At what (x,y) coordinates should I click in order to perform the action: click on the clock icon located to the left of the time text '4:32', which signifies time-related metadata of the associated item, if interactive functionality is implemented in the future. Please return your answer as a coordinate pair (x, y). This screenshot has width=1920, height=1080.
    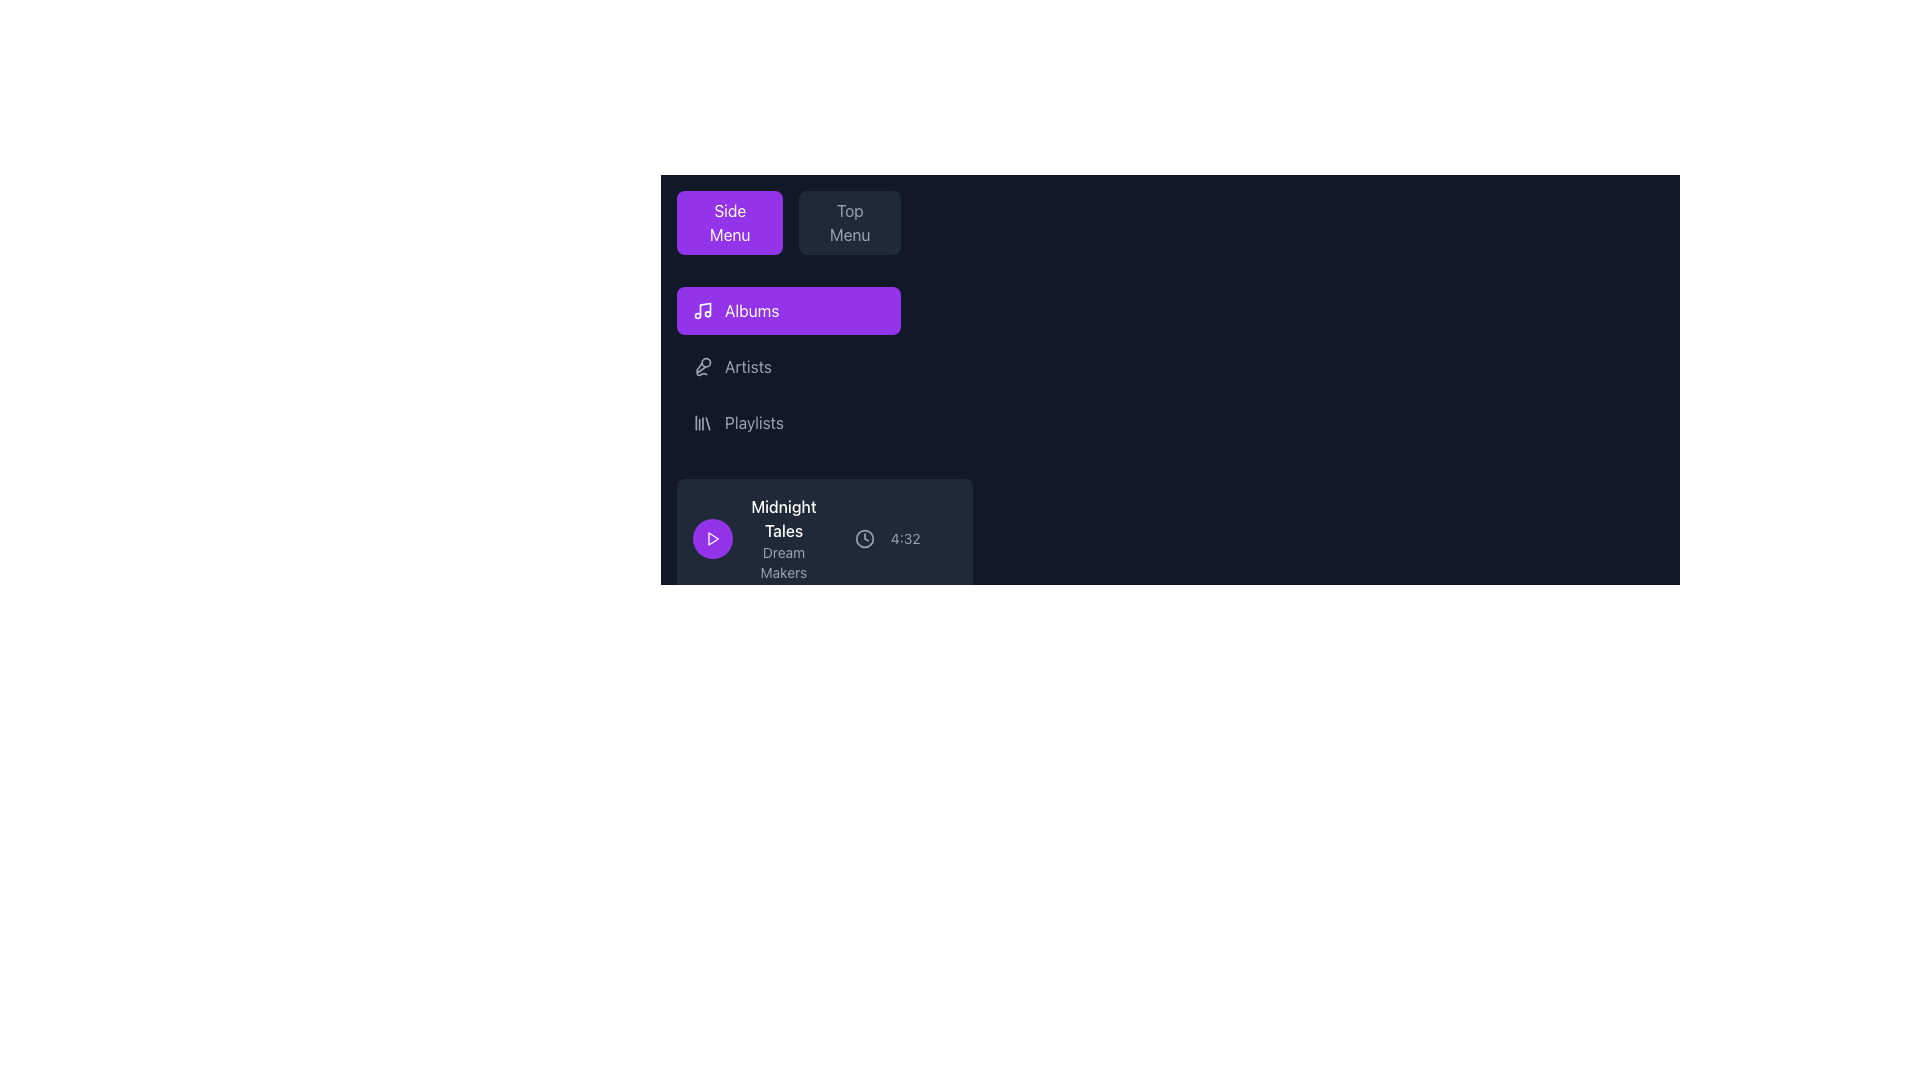
    Looking at the image, I should click on (864, 538).